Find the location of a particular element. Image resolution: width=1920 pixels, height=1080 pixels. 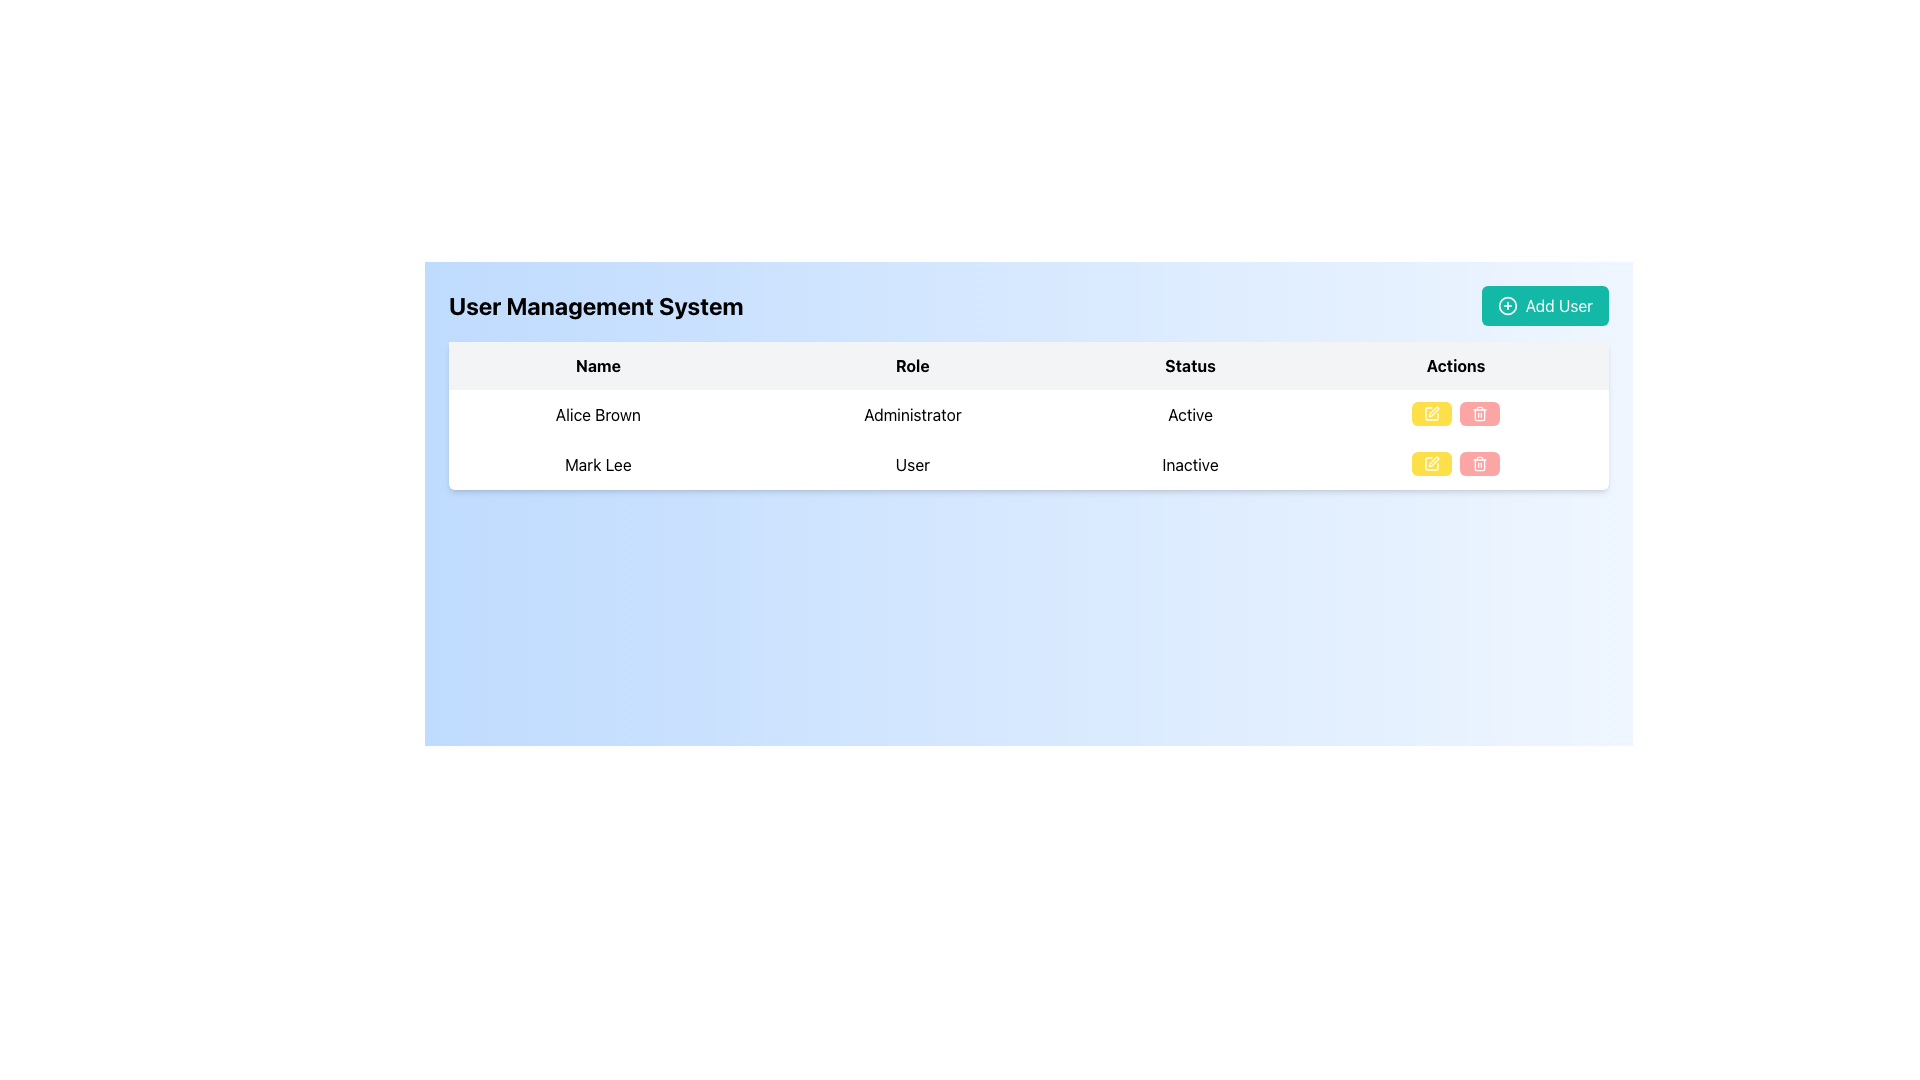

the red delete button with a trash can icon located in the 'Actions' column, adjacent to the yellow button, in the row of 'Alice Brown' is located at coordinates (1479, 412).